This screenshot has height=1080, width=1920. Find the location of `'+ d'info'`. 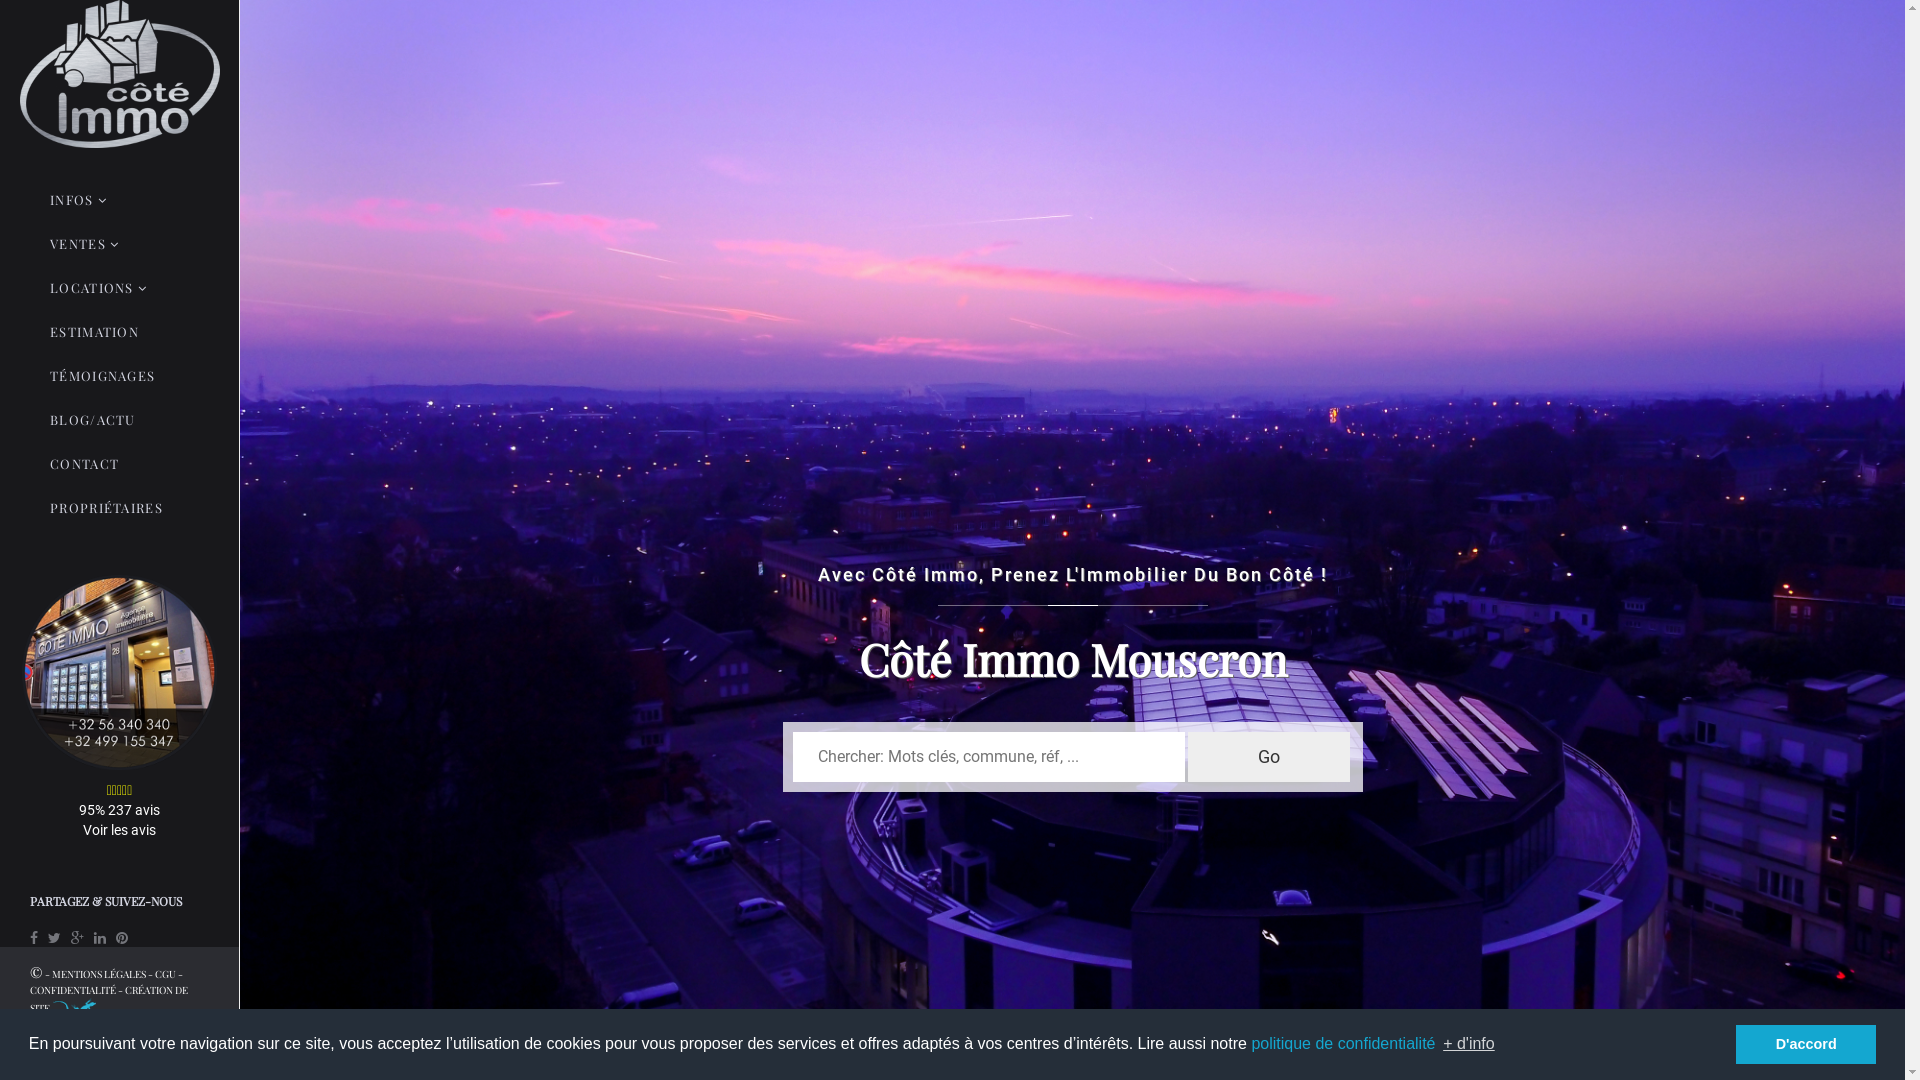

'+ d'info' is located at coordinates (1468, 1043).